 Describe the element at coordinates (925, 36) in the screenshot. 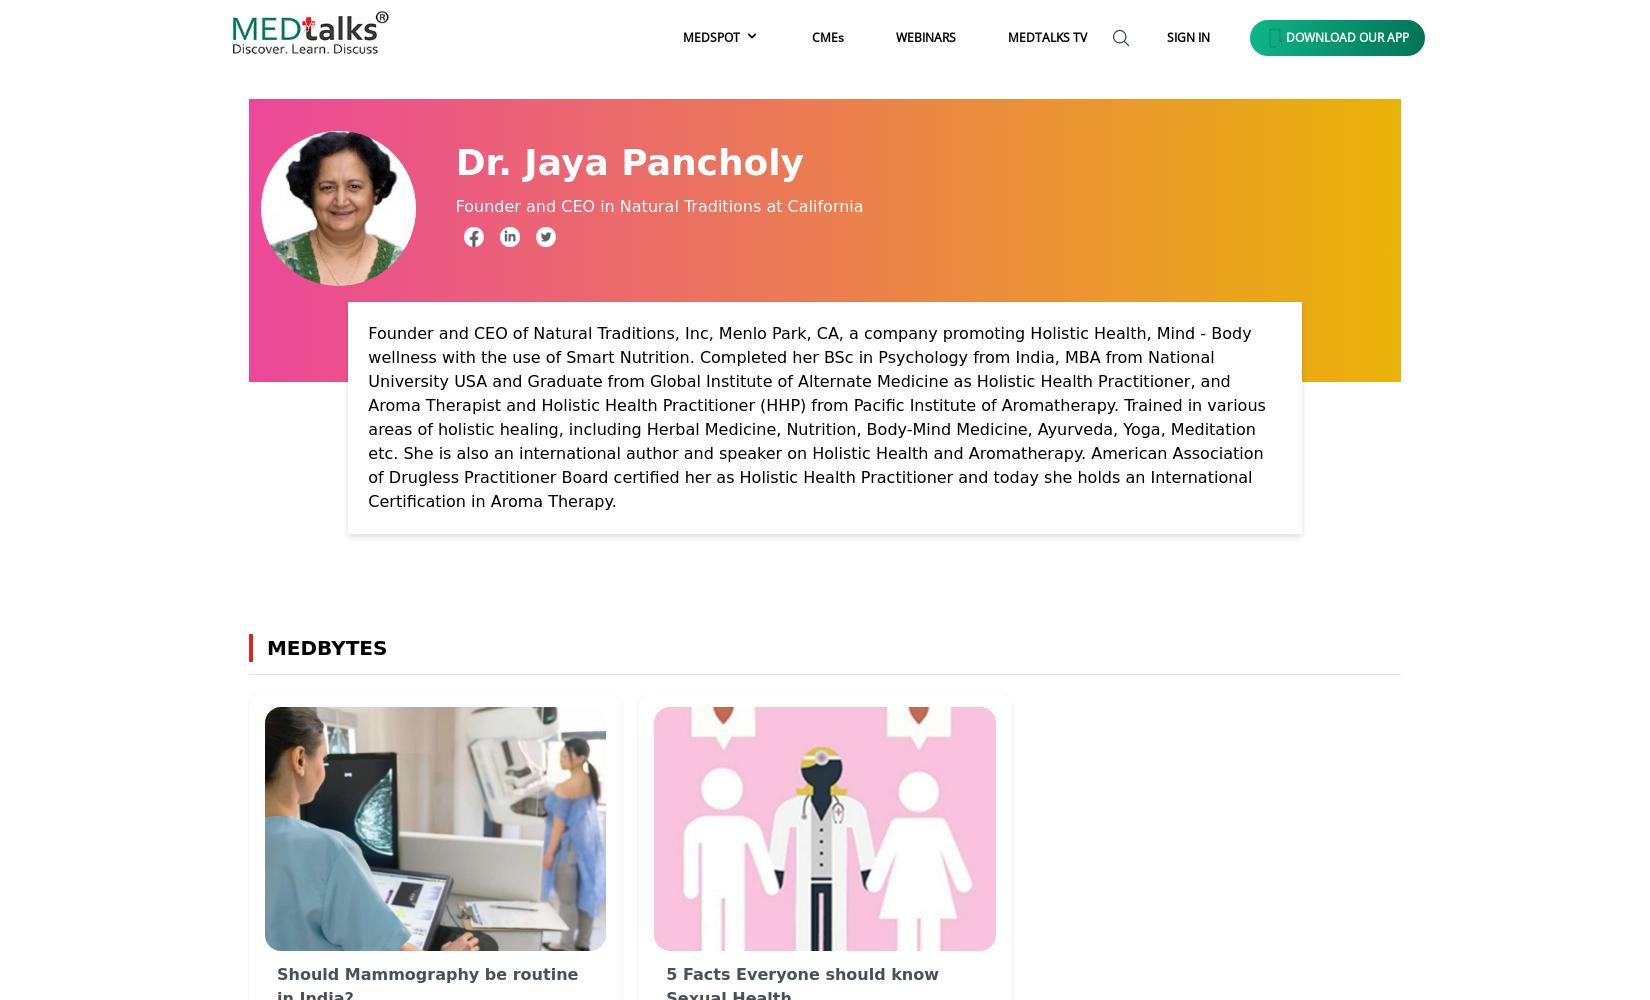

I see `'WEBINARS'` at that location.